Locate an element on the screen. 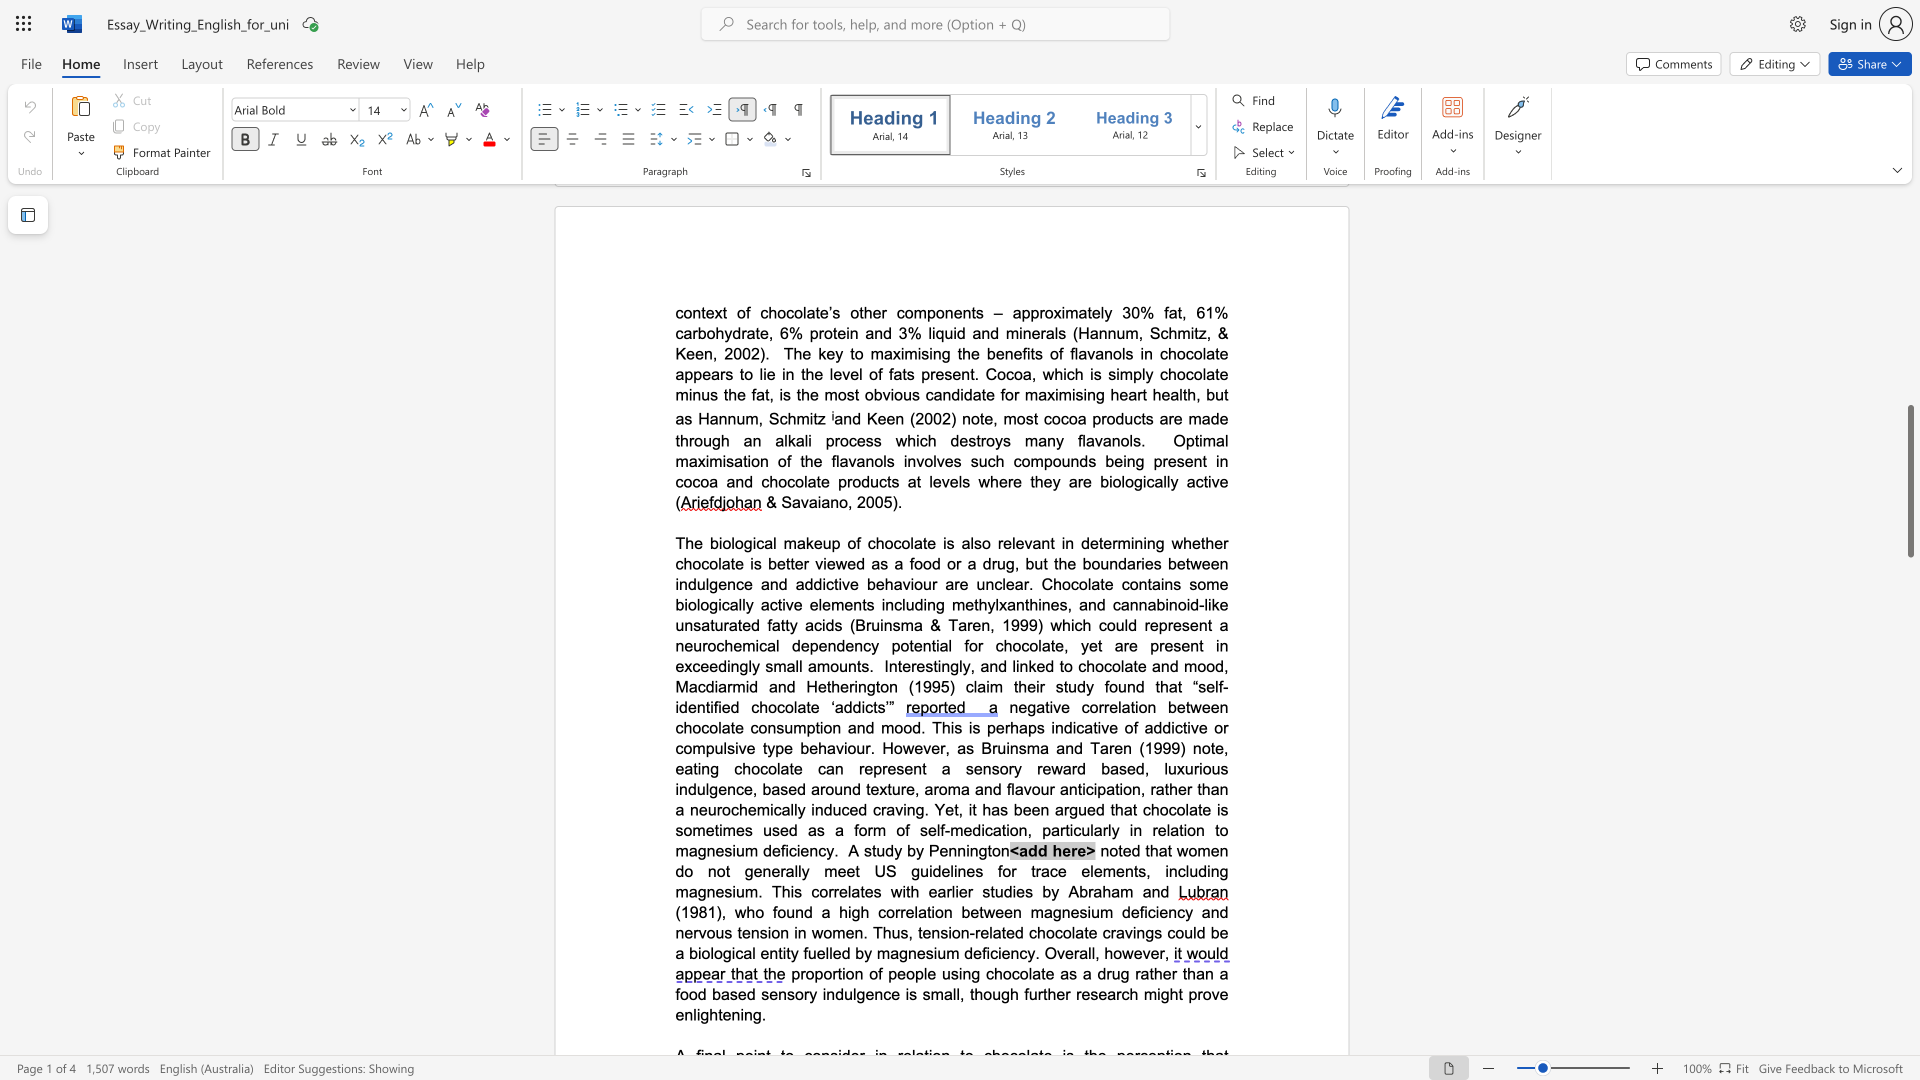 This screenshot has height=1080, width=1920. the scrollbar to move the page upward is located at coordinates (1909, 358).